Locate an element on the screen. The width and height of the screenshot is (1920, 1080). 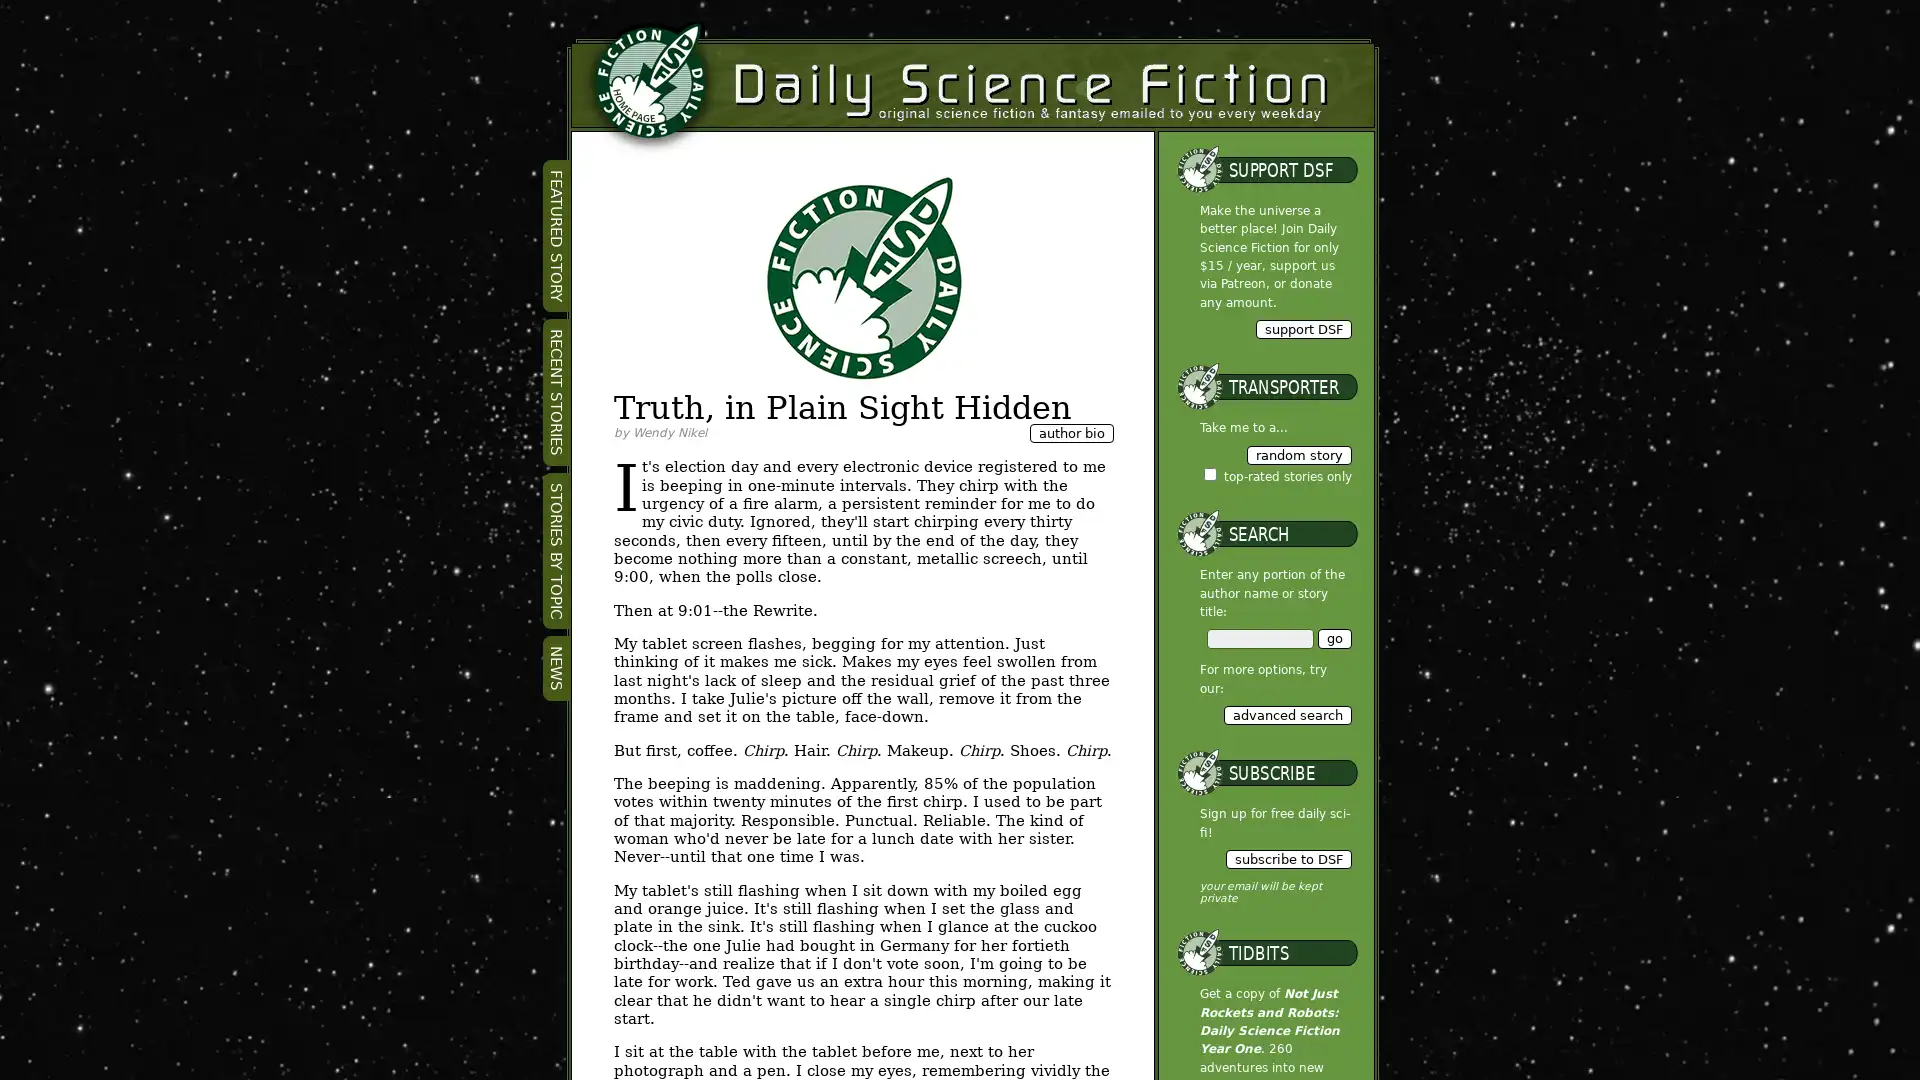
subscribe to DSF is located at coordinates (1287, 858).